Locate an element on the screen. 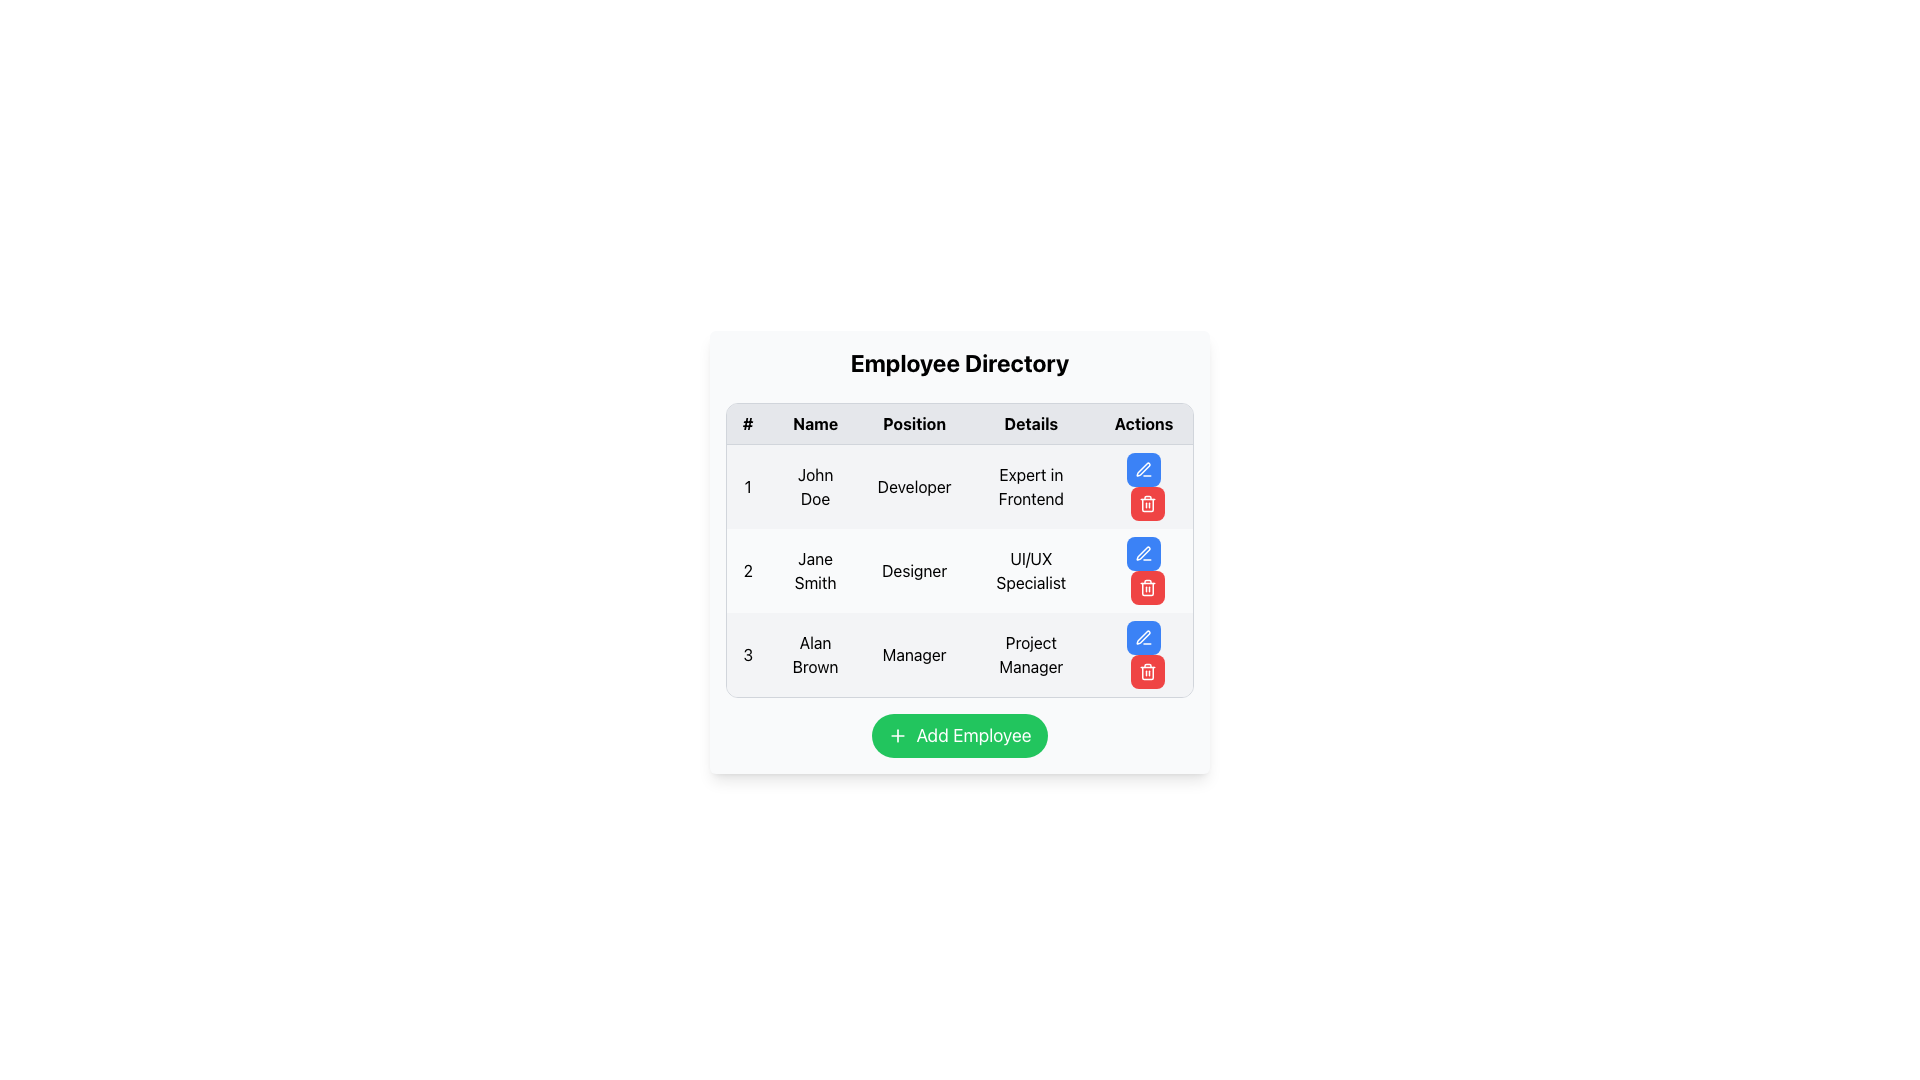  the '+' icon in the 'Add Employee' button located at the bottom center of the interface is located at coordinates (897, 736).